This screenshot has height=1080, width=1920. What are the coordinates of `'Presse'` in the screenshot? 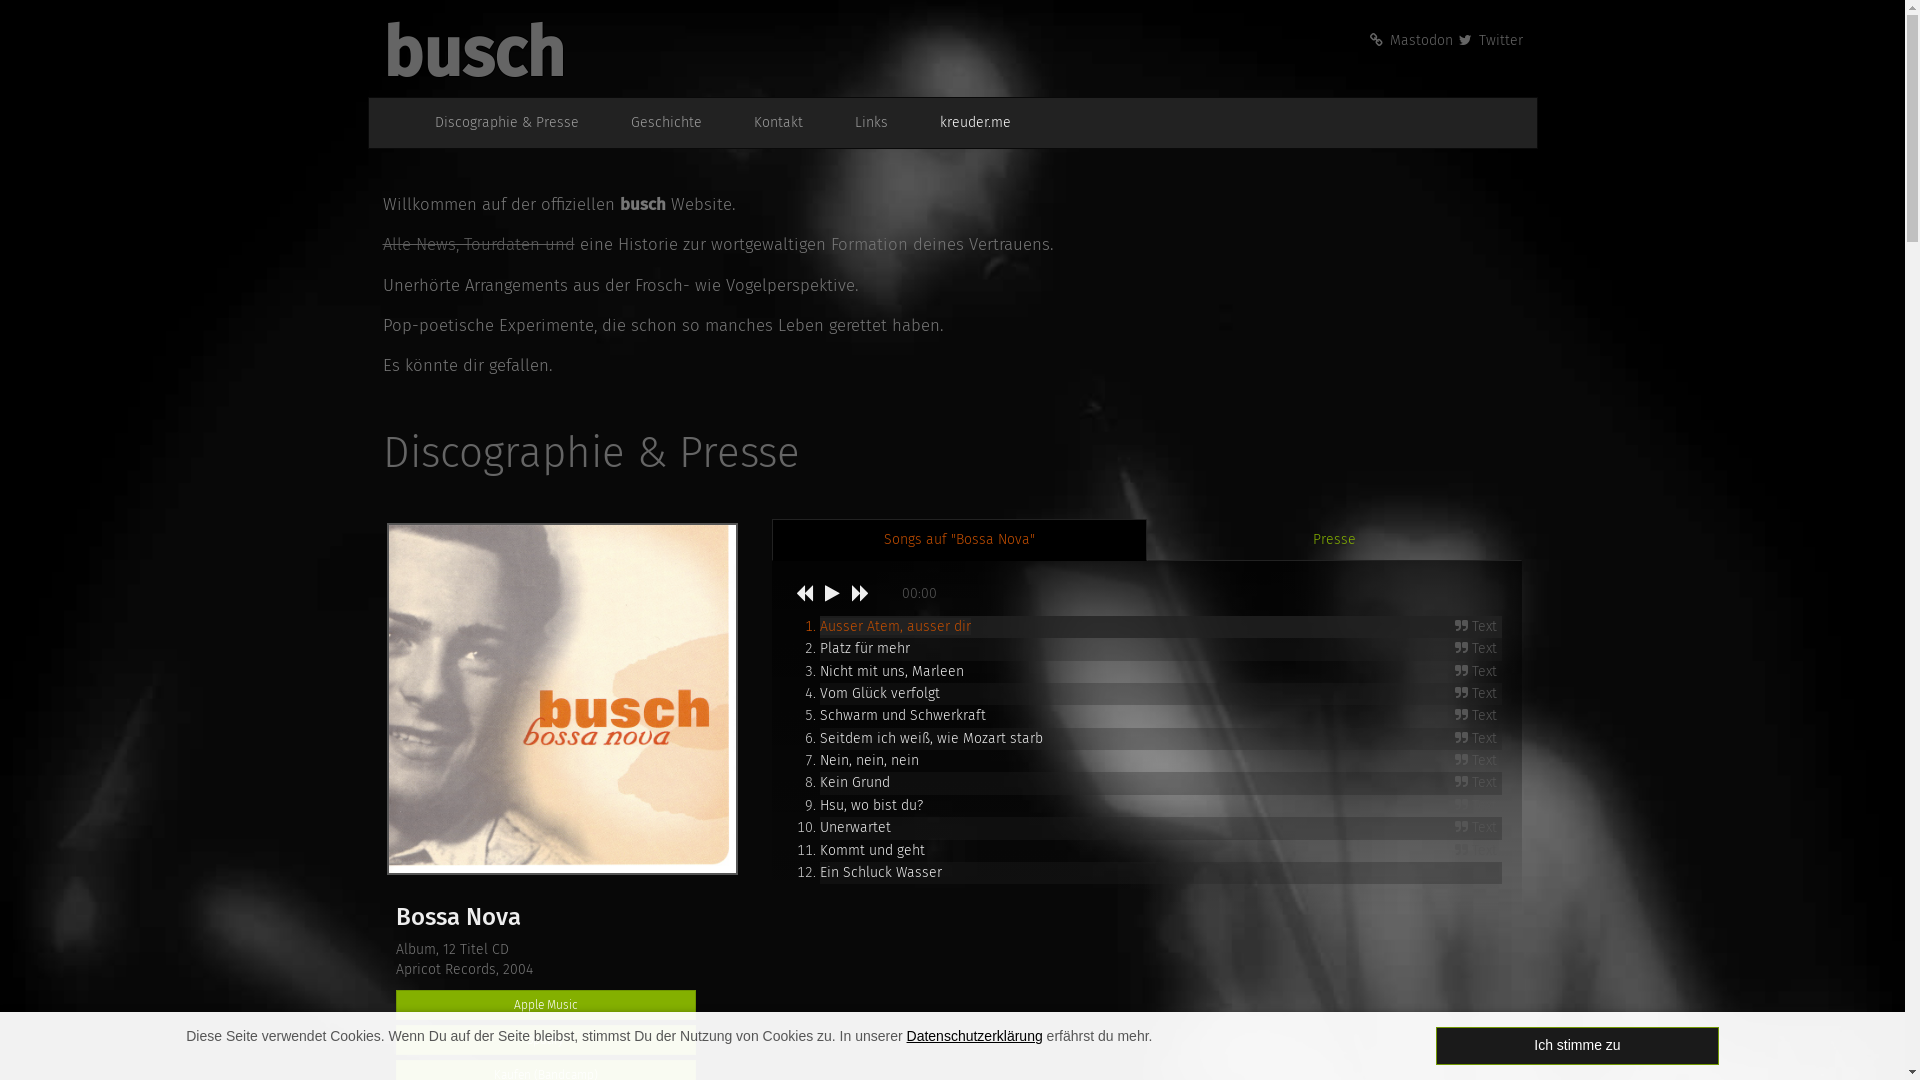 It's located at (1334, 540).